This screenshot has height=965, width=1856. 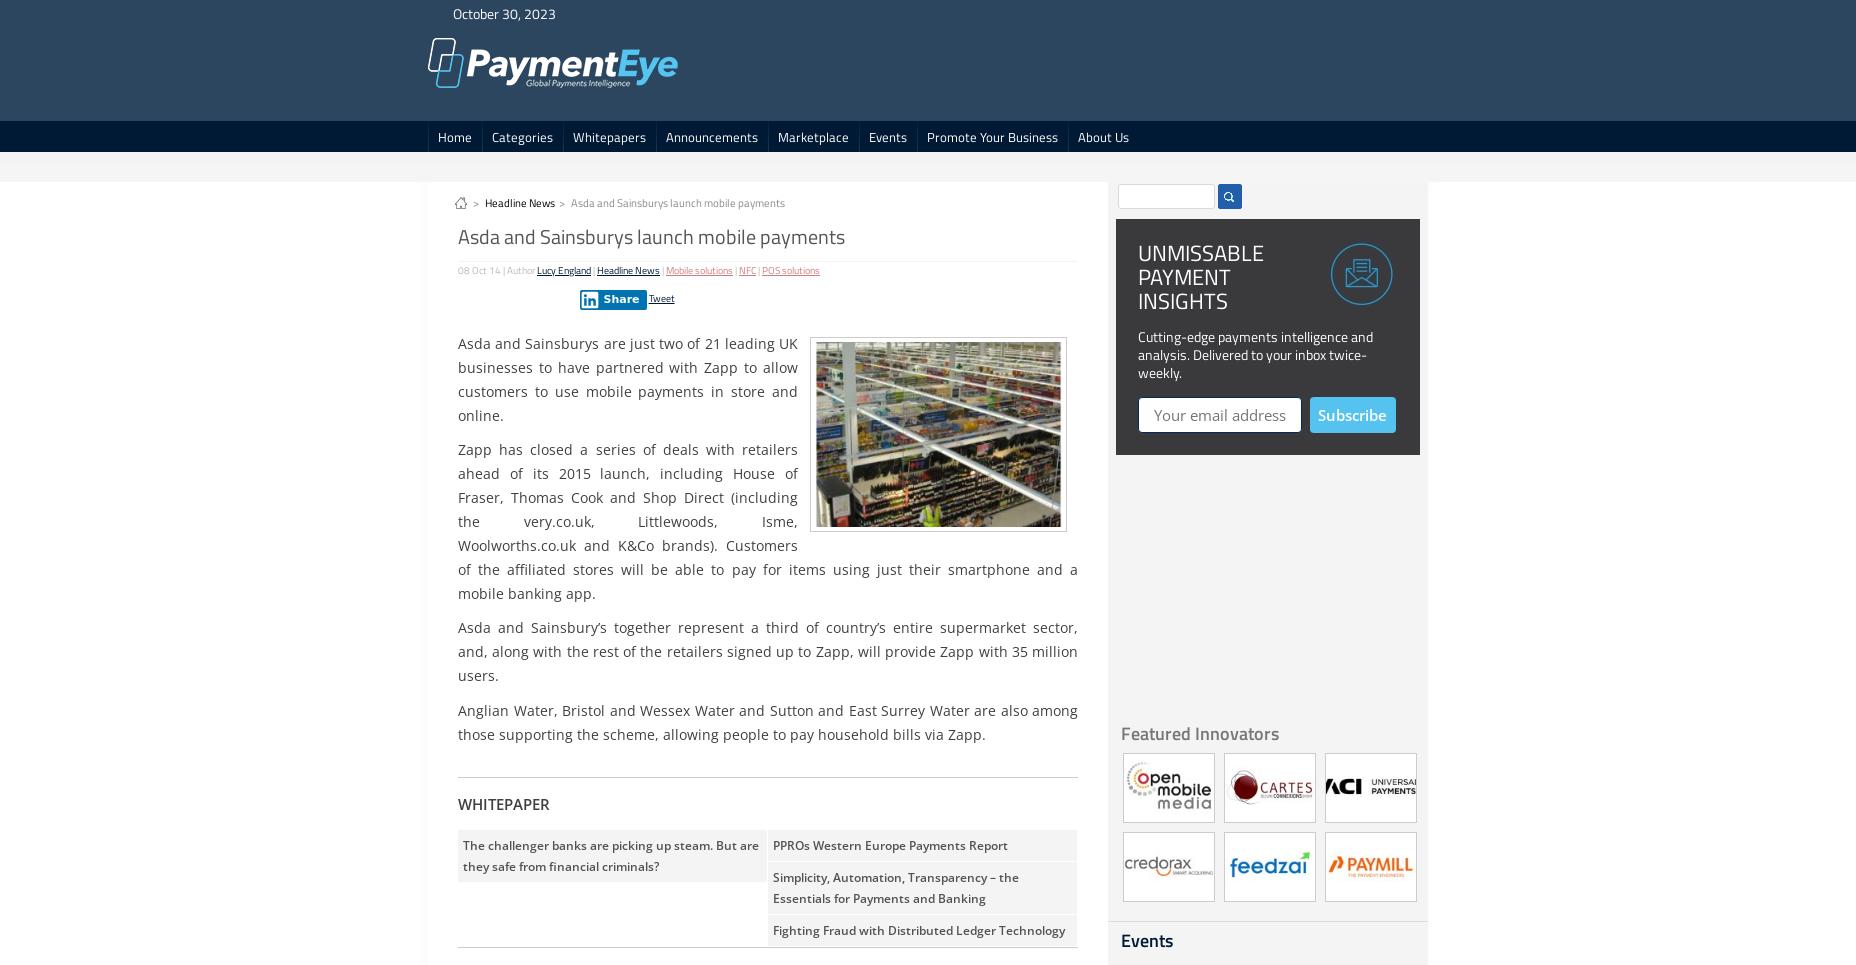 I want to click on 'Announcements', so click(x=710, y=137).